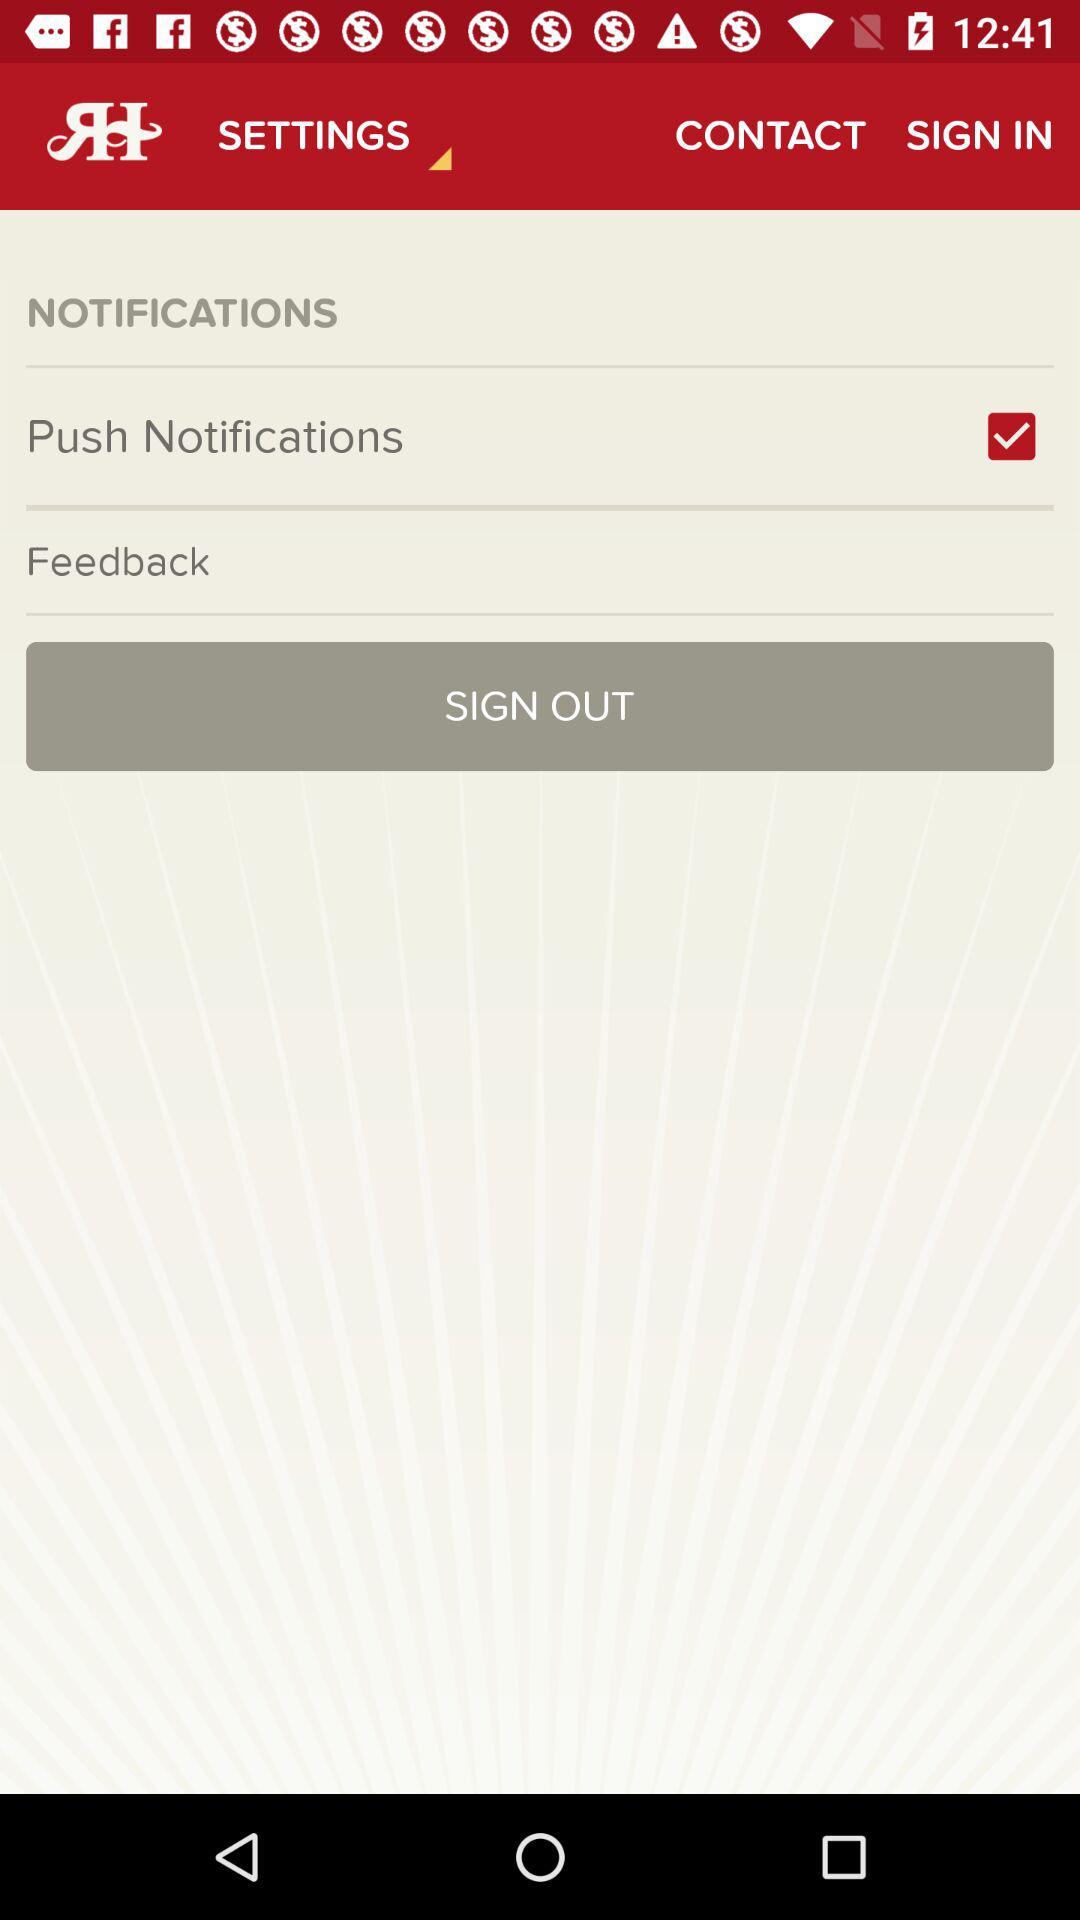  Describe the element at coordinates (1011, 435) in the screenshot. I see `turn off push notifications` at that location.